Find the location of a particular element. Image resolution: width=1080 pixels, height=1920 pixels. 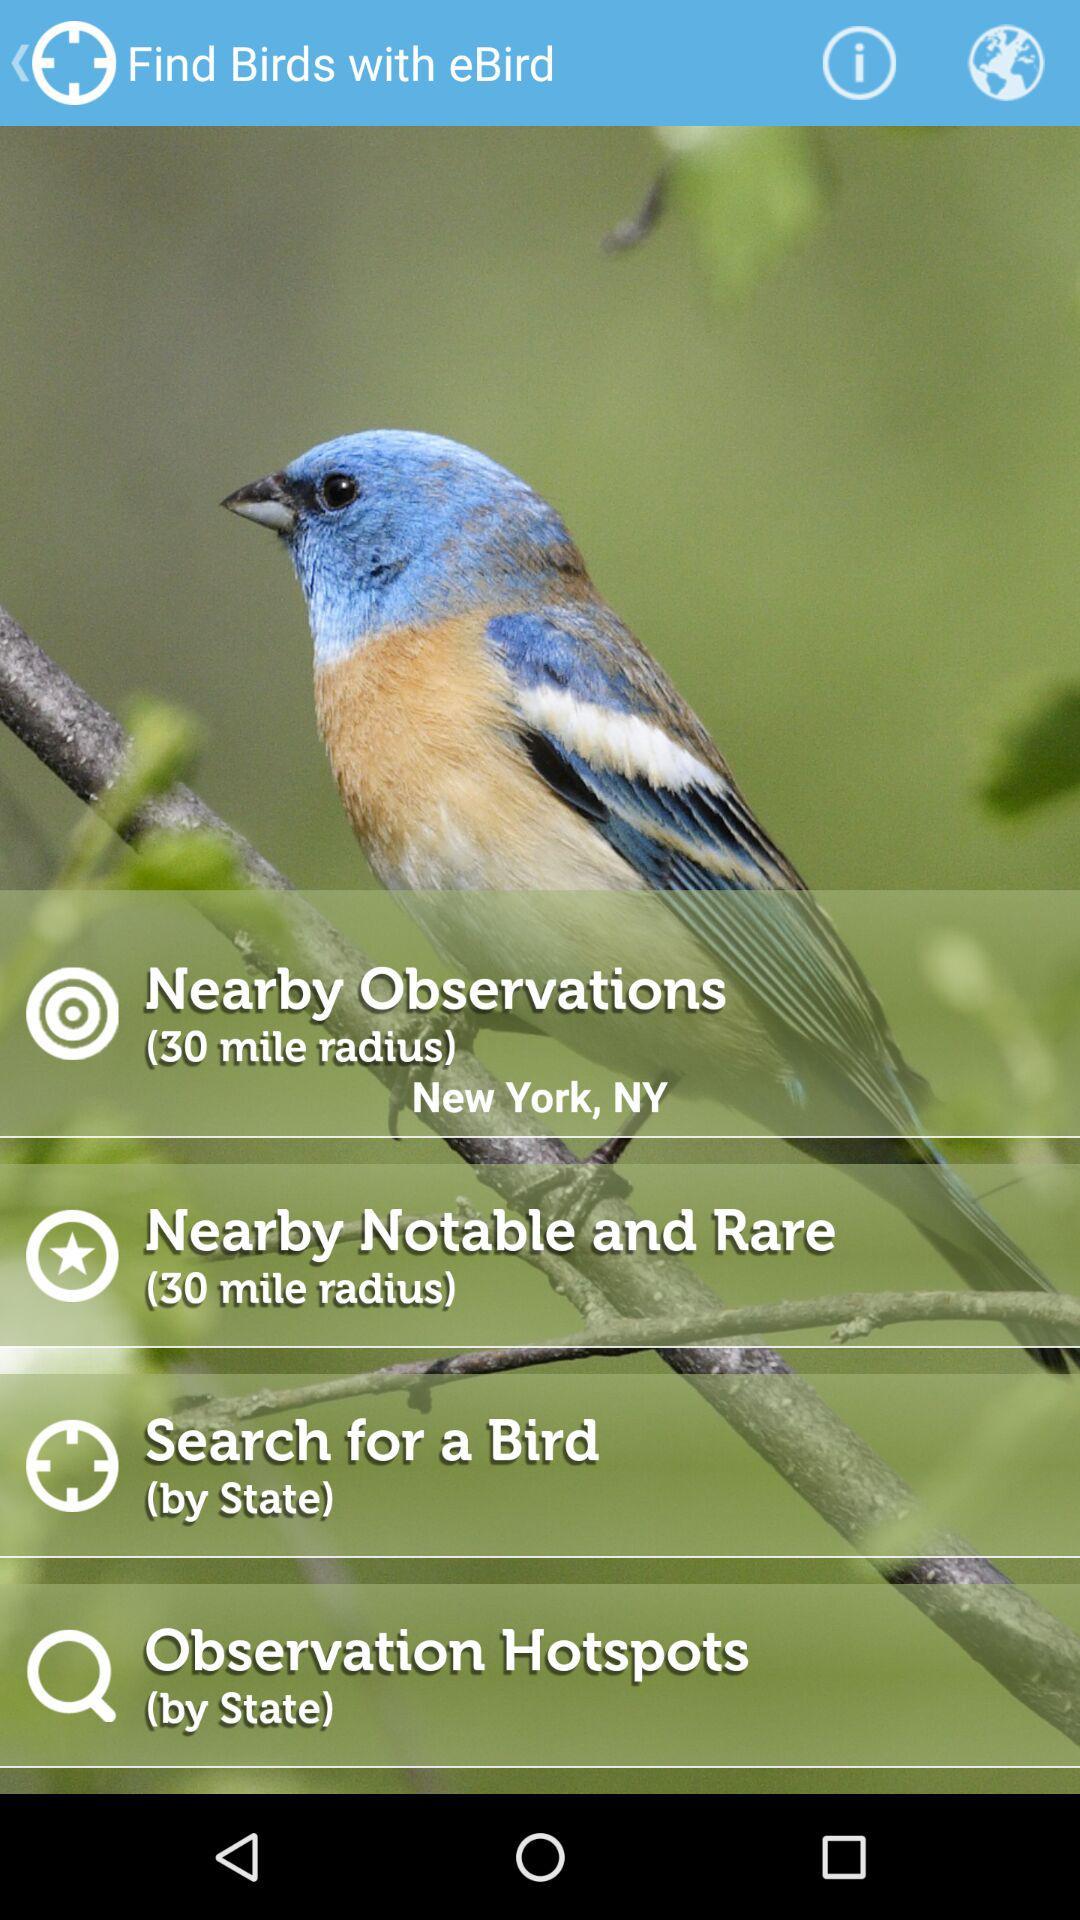

icon to the right of find birds with app is located at coordinates (858, 62).